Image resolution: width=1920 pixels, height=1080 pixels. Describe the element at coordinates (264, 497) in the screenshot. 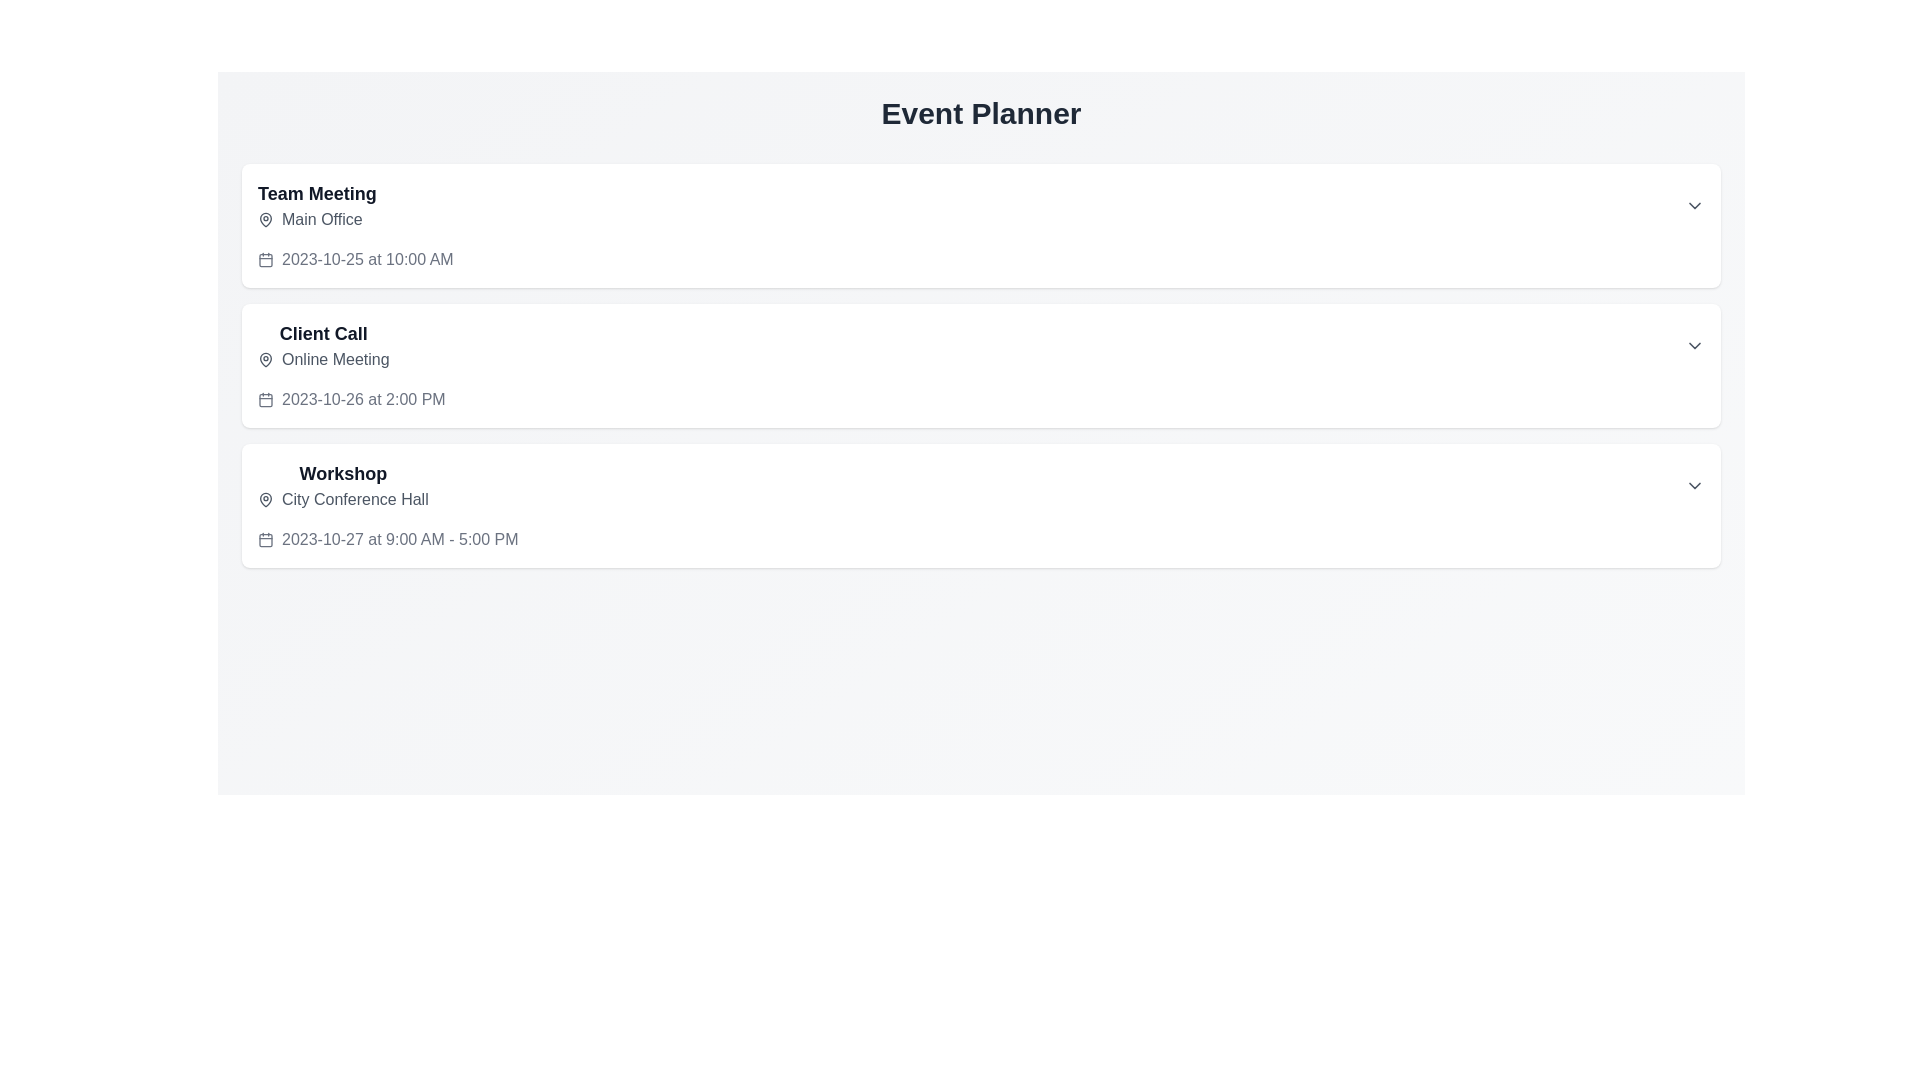

I see `the downward-pointing teardrop-shaped icon resembling a map pin, located to the left of the text 'City Conference Hall' in the 'Workshop' section of the events list` at that location.